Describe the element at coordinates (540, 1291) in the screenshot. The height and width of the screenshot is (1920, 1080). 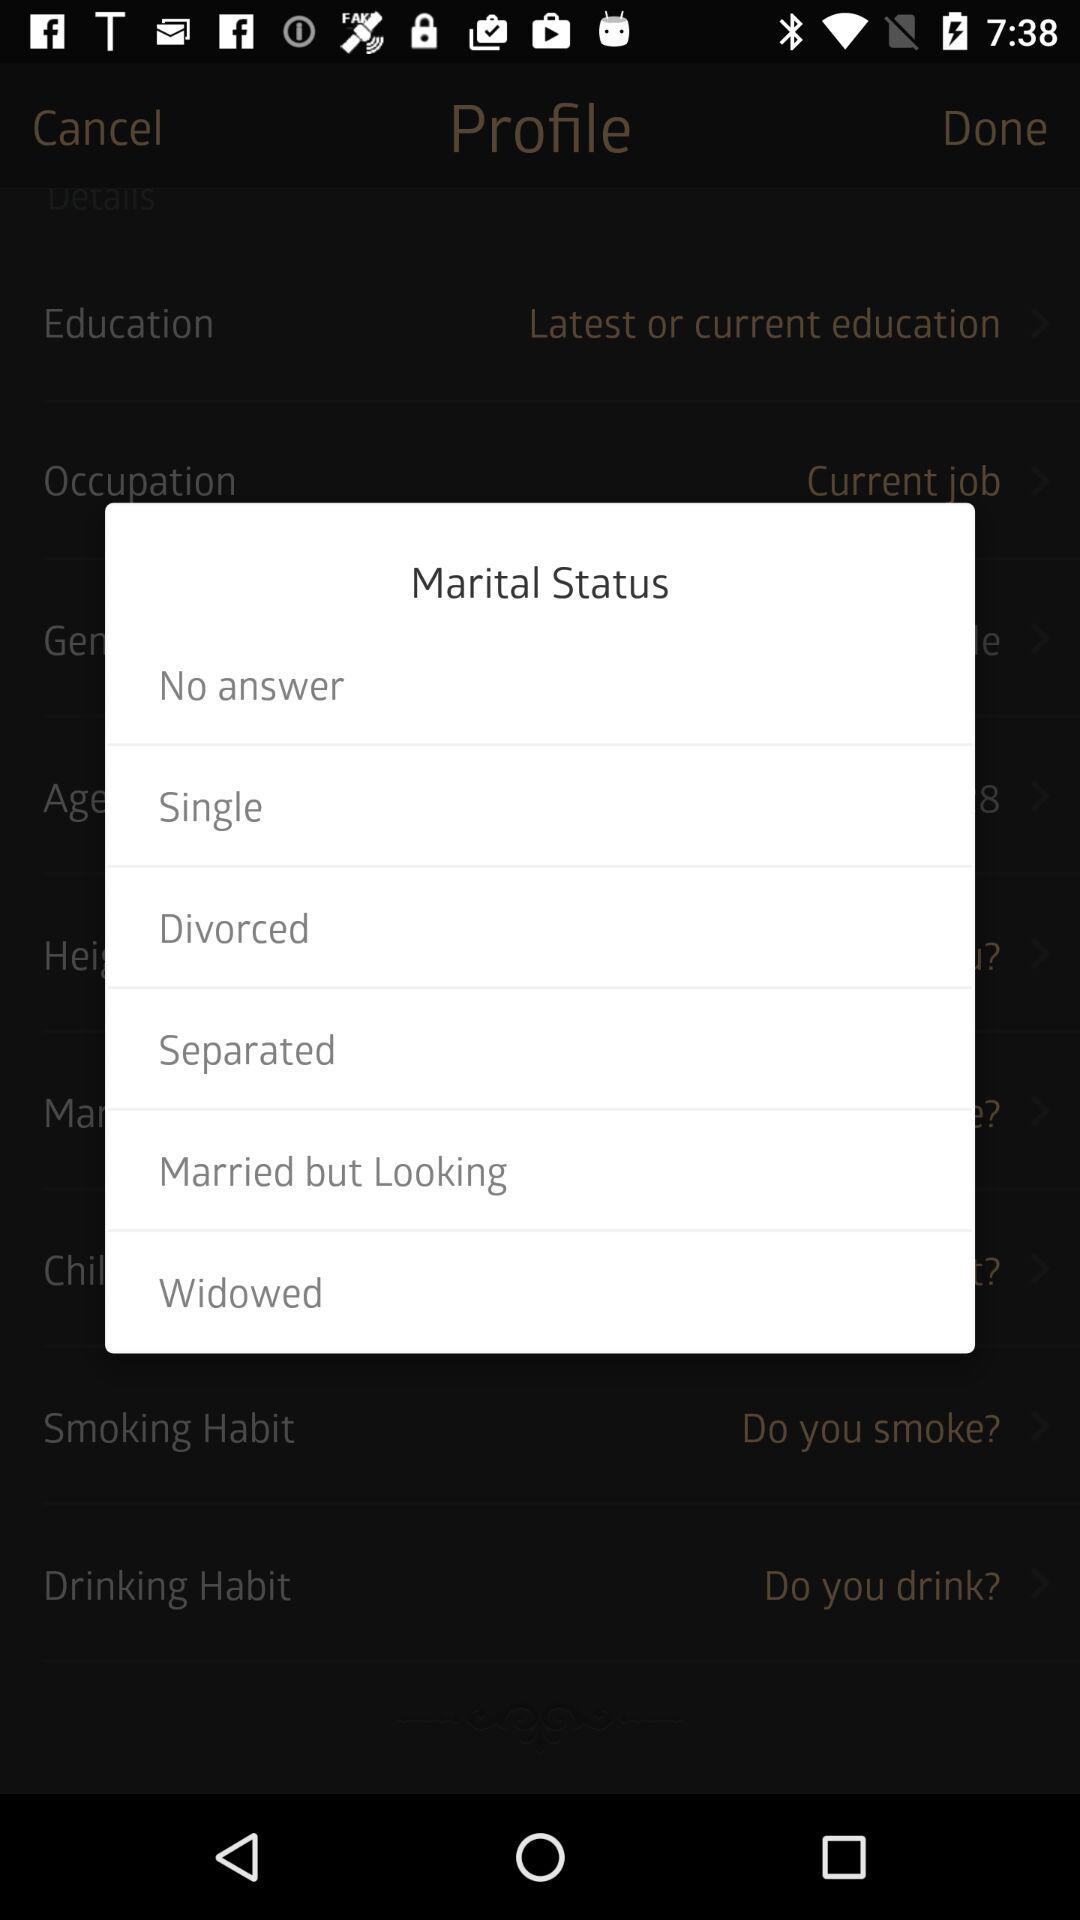
I see `the icon below married but looking item` at that location.